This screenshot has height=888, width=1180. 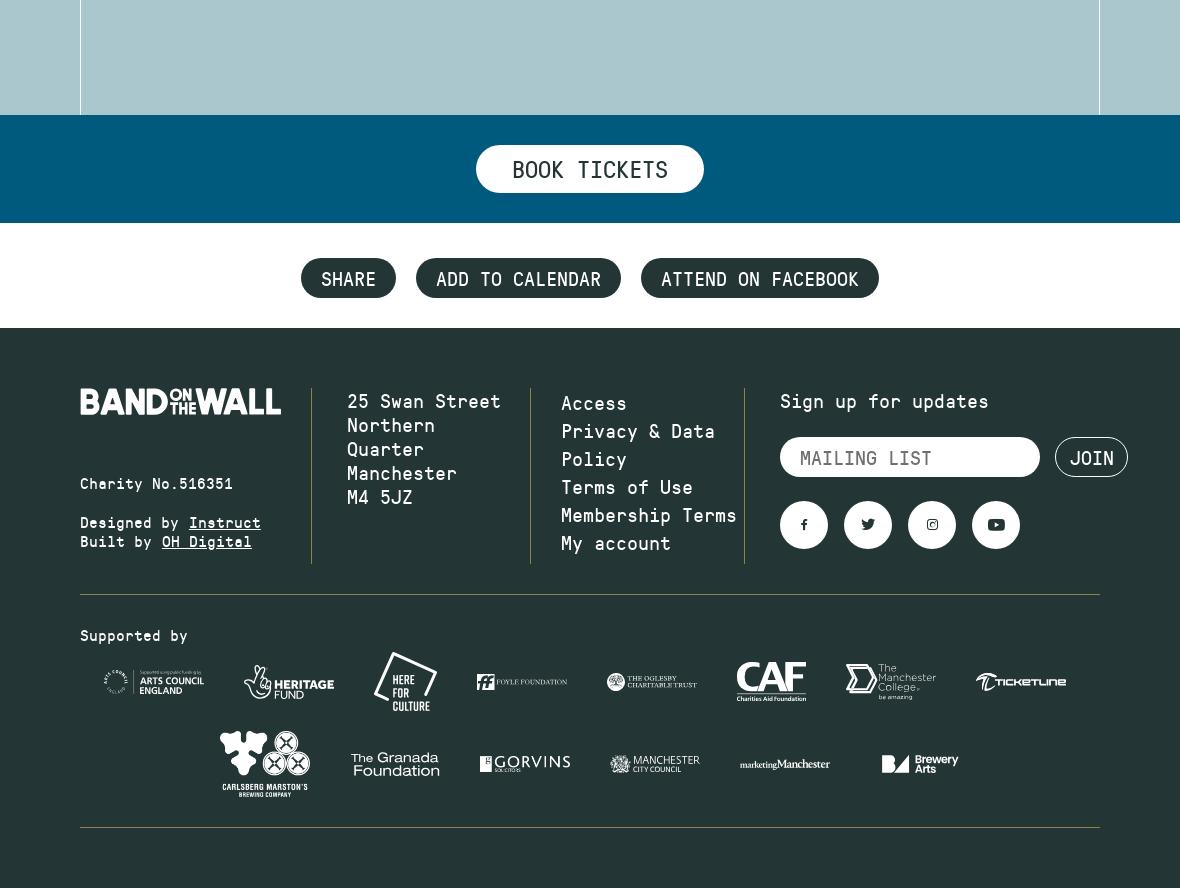 What do you see at coordinates (512, 167) in the screenshot?
I see `'Book tickets'` at bounding box center [512, 167].